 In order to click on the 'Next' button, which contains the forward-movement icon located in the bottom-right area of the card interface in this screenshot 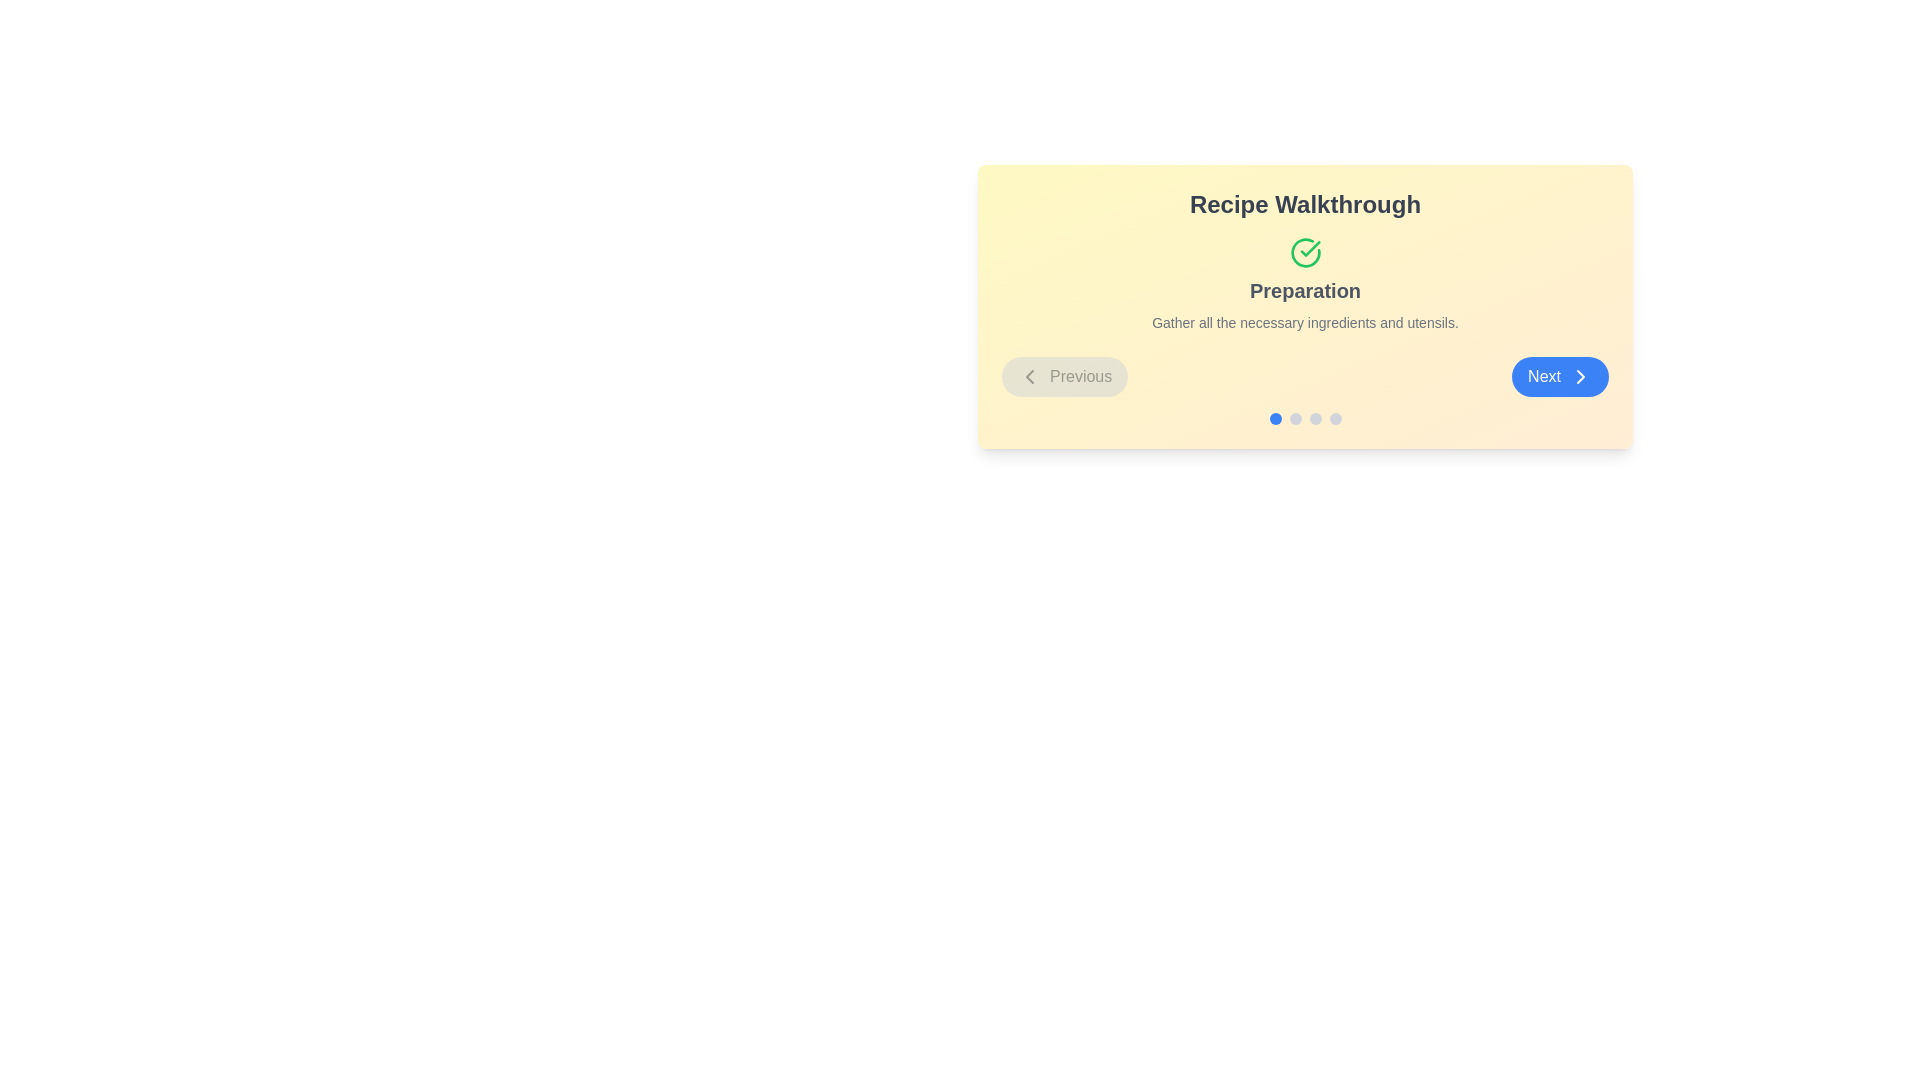, I will do `click(1579, 377)`.